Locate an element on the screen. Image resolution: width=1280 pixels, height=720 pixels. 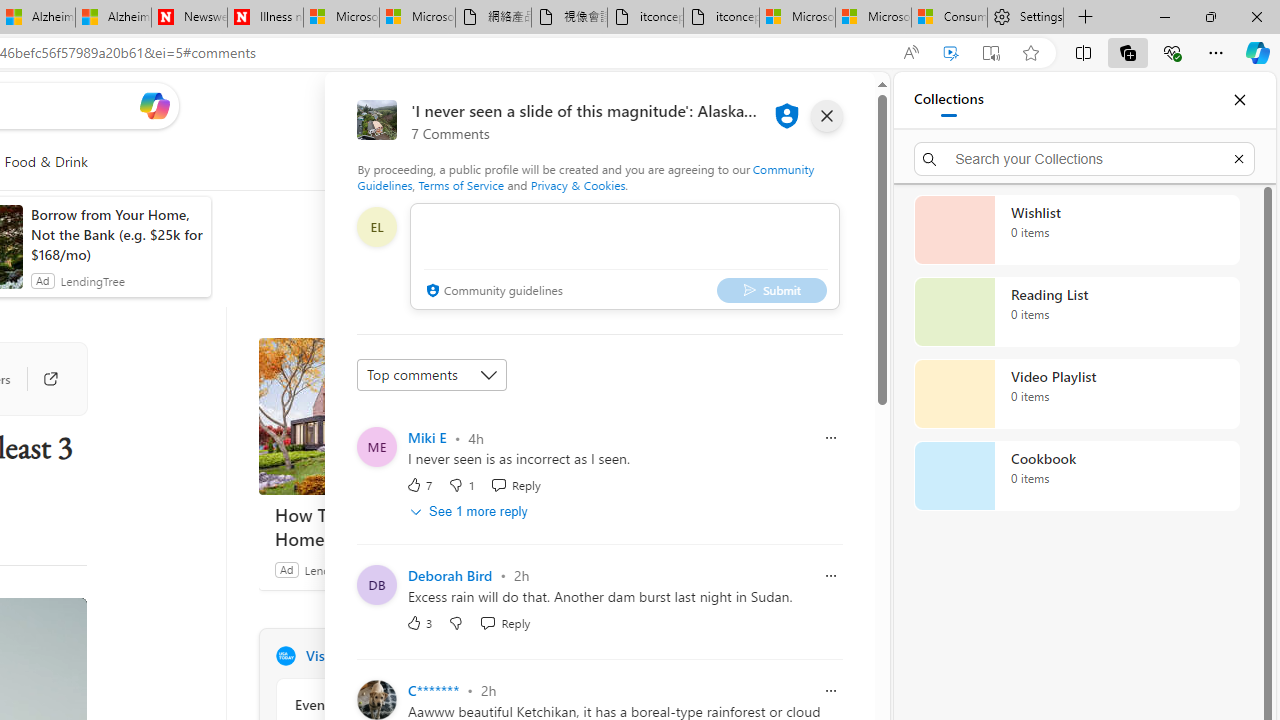
'Go to publisher' is located at coordinates (40, 379).